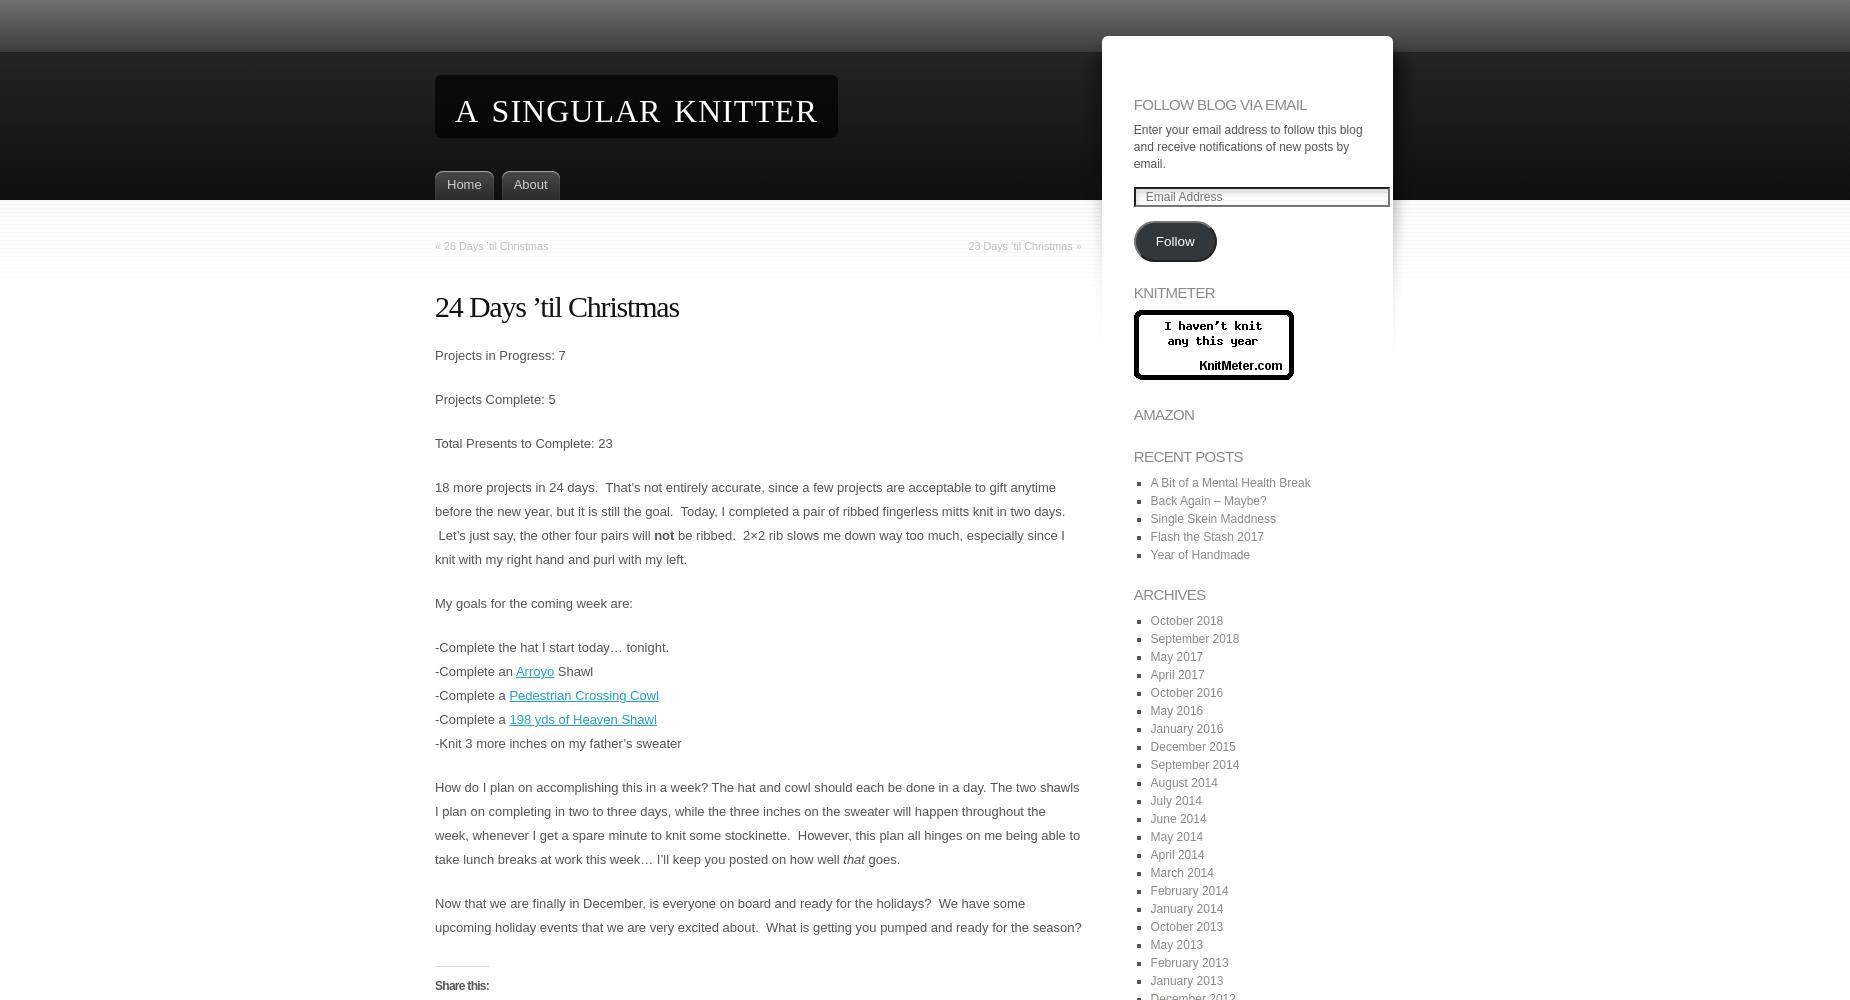  Describe the element at coordinates (1148, 674) in the screenshot. I see `'April 2017'` at that location.